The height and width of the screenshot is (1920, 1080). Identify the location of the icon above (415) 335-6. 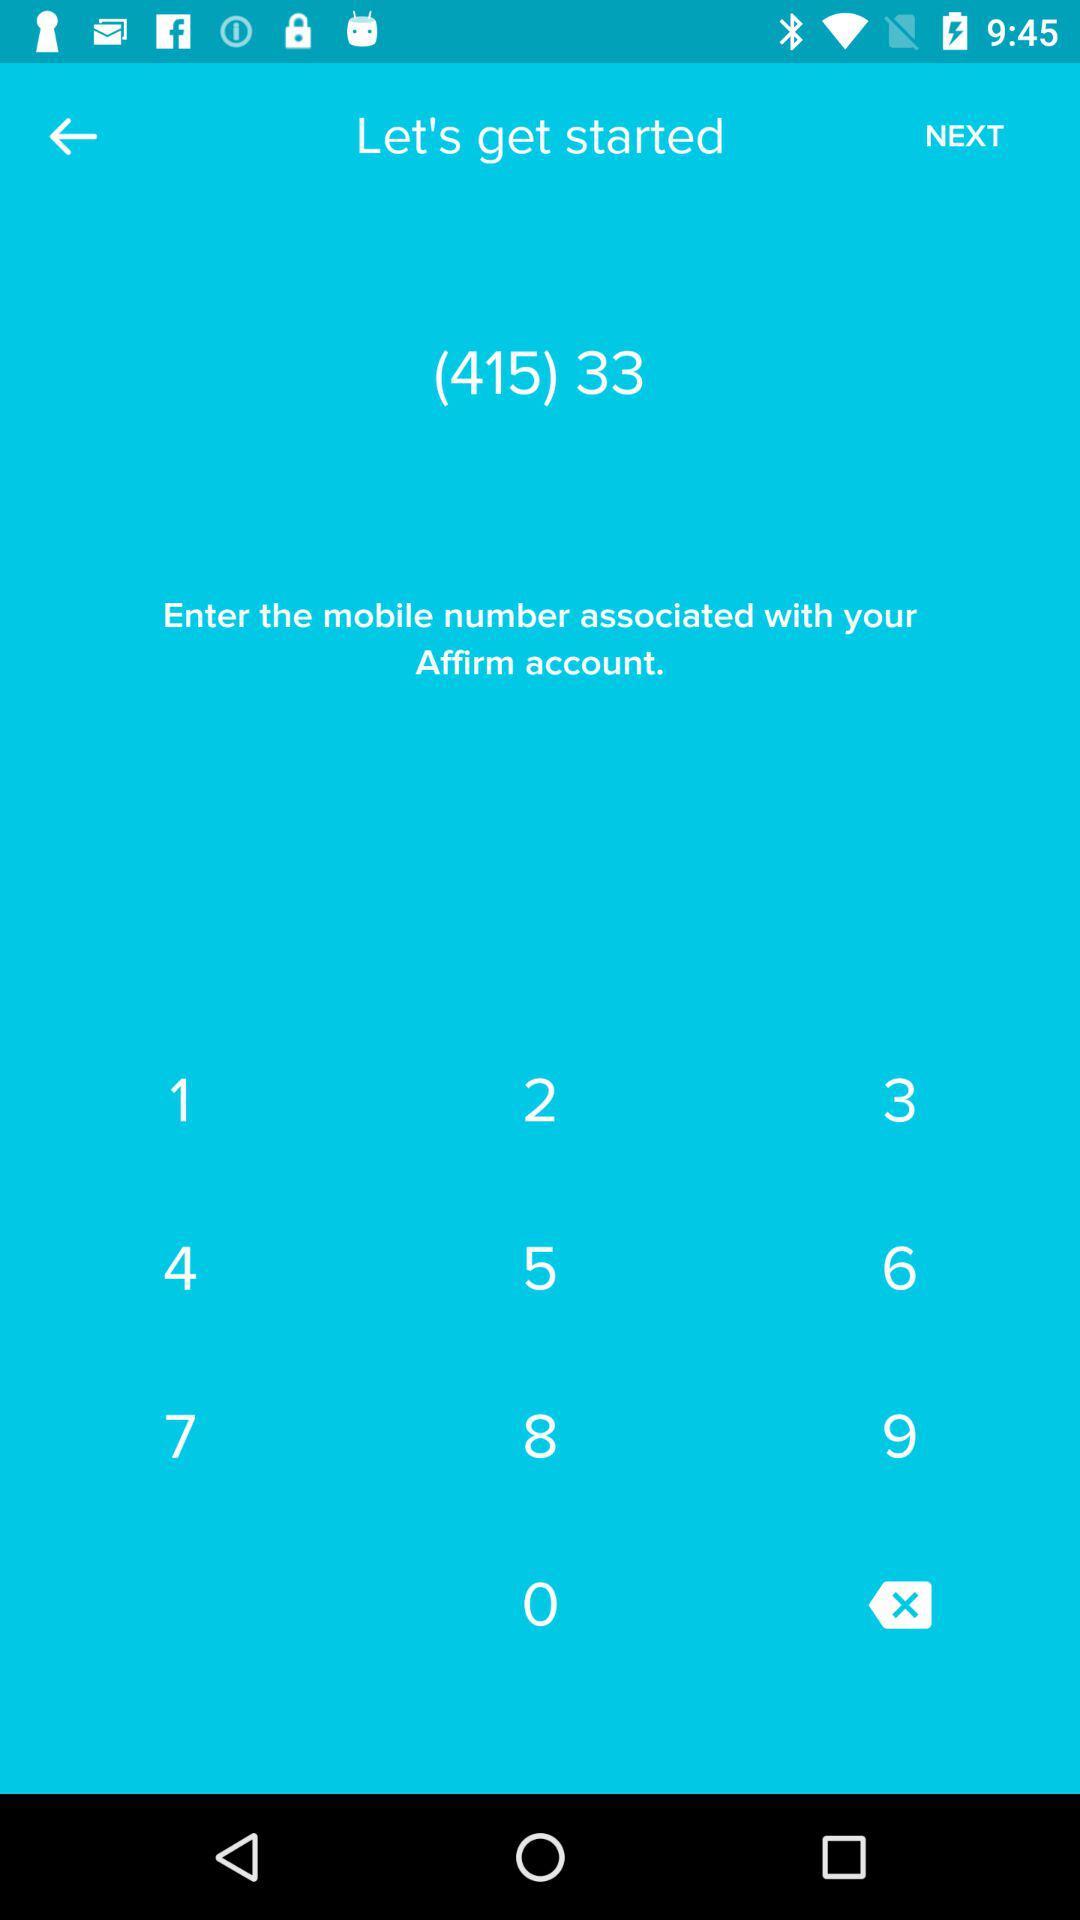
(963, 135).